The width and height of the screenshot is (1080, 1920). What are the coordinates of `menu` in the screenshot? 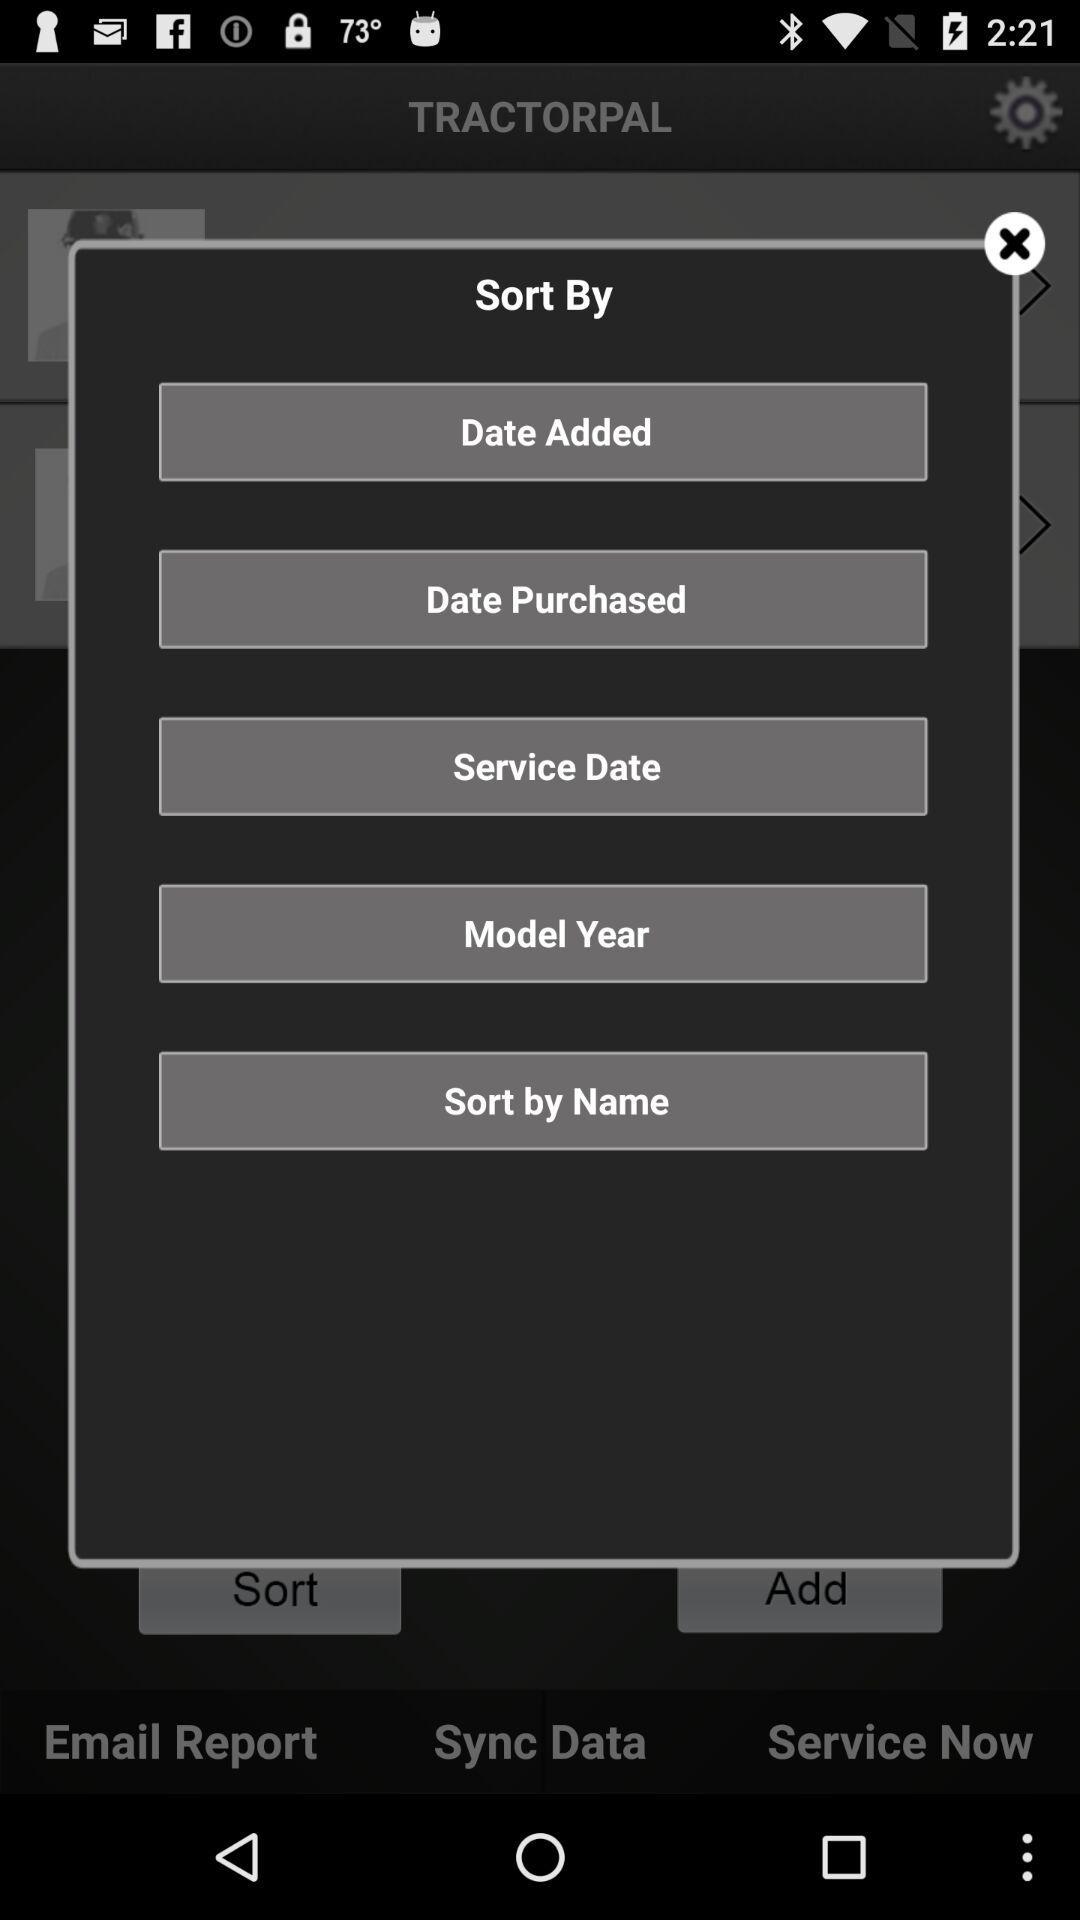 It's located at (1014, 242).